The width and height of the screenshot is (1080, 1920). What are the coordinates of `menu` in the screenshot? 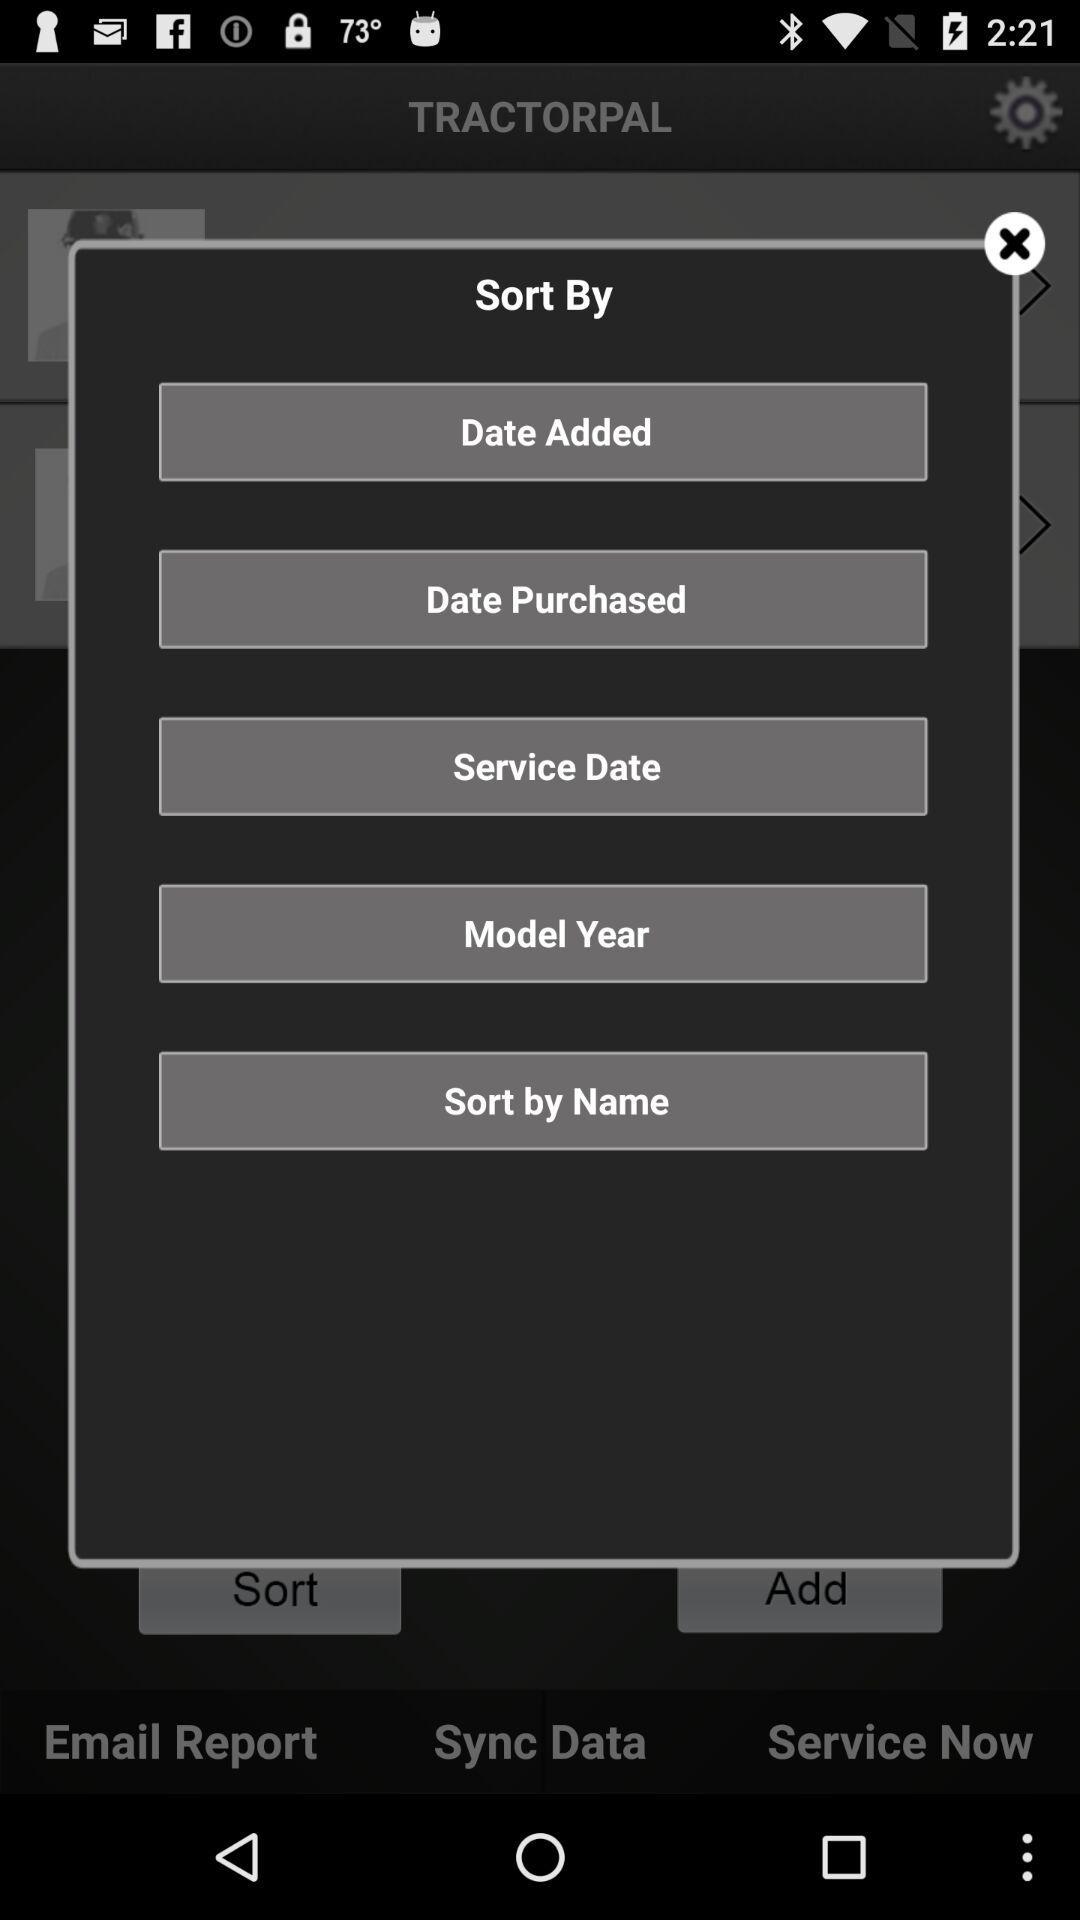 It's located at (1014, 242).